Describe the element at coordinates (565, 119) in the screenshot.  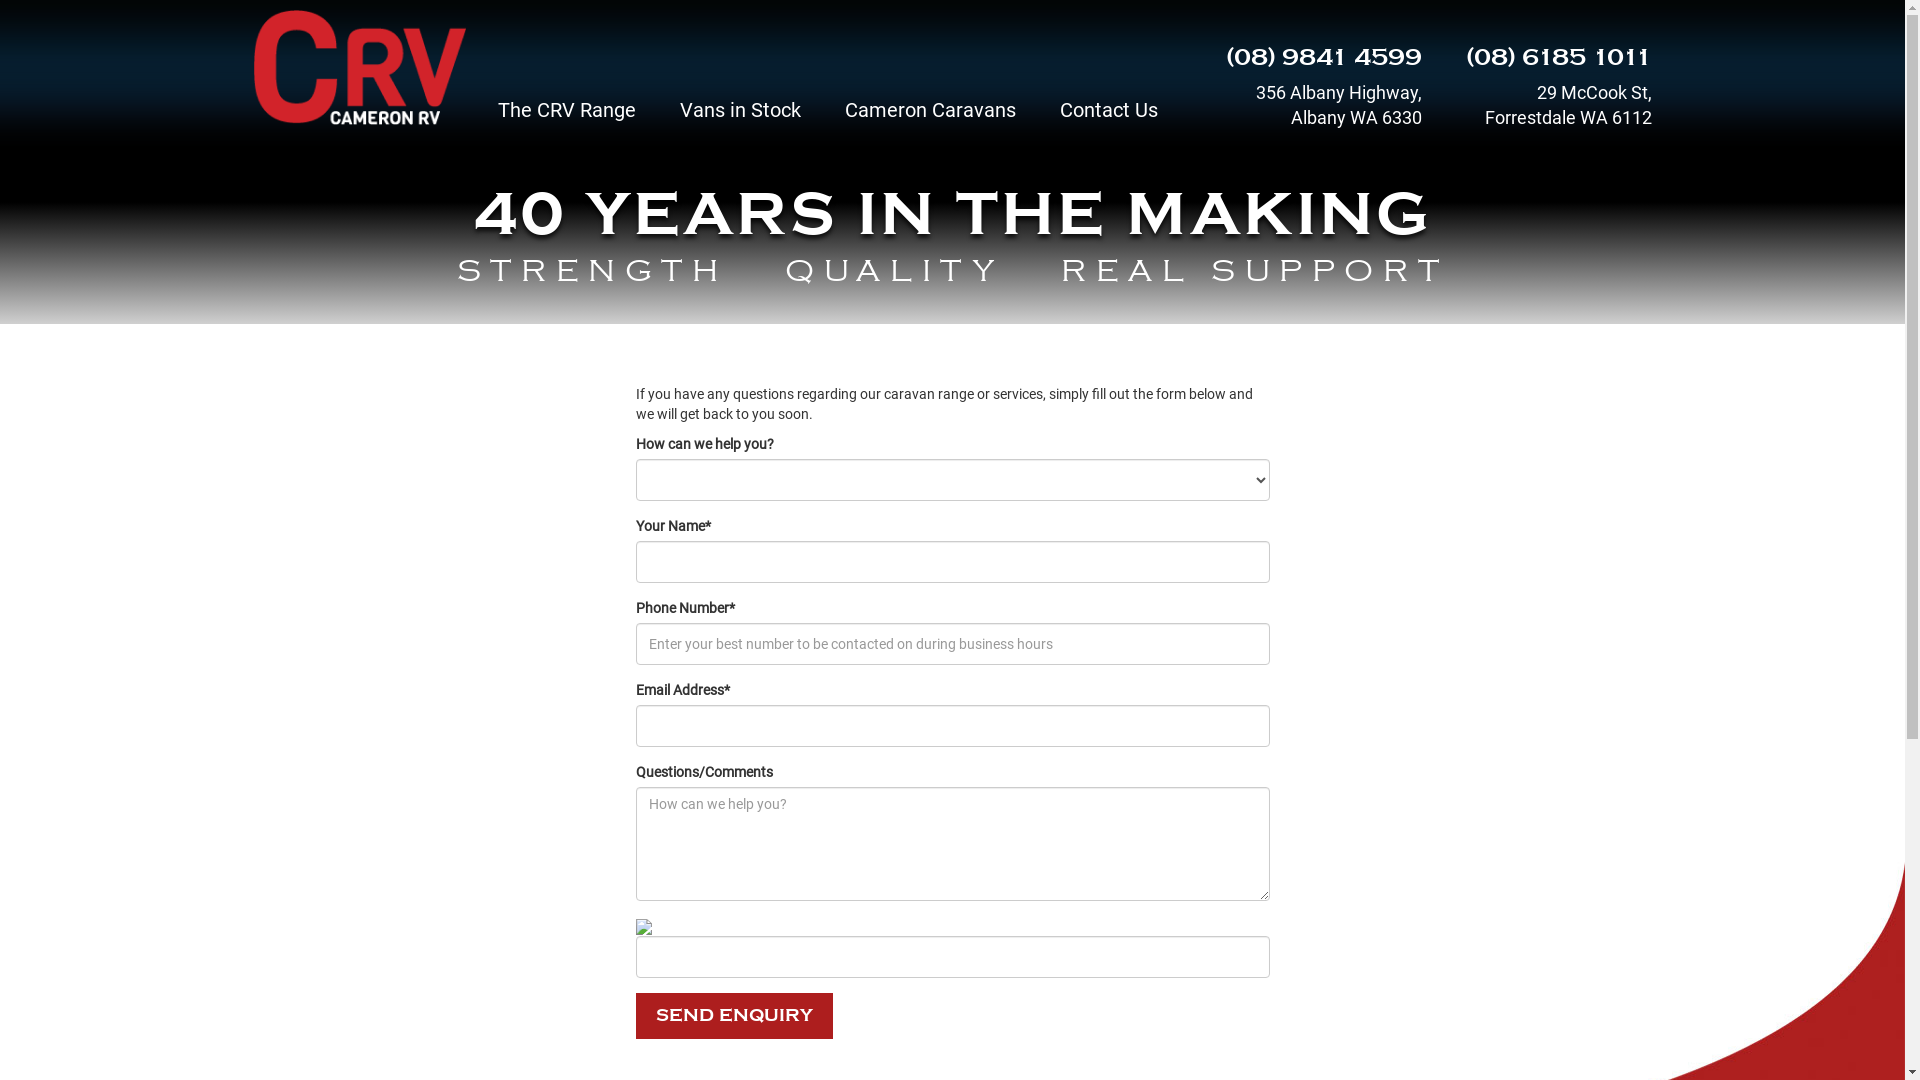
I see `'The CRV Range'` at that location.